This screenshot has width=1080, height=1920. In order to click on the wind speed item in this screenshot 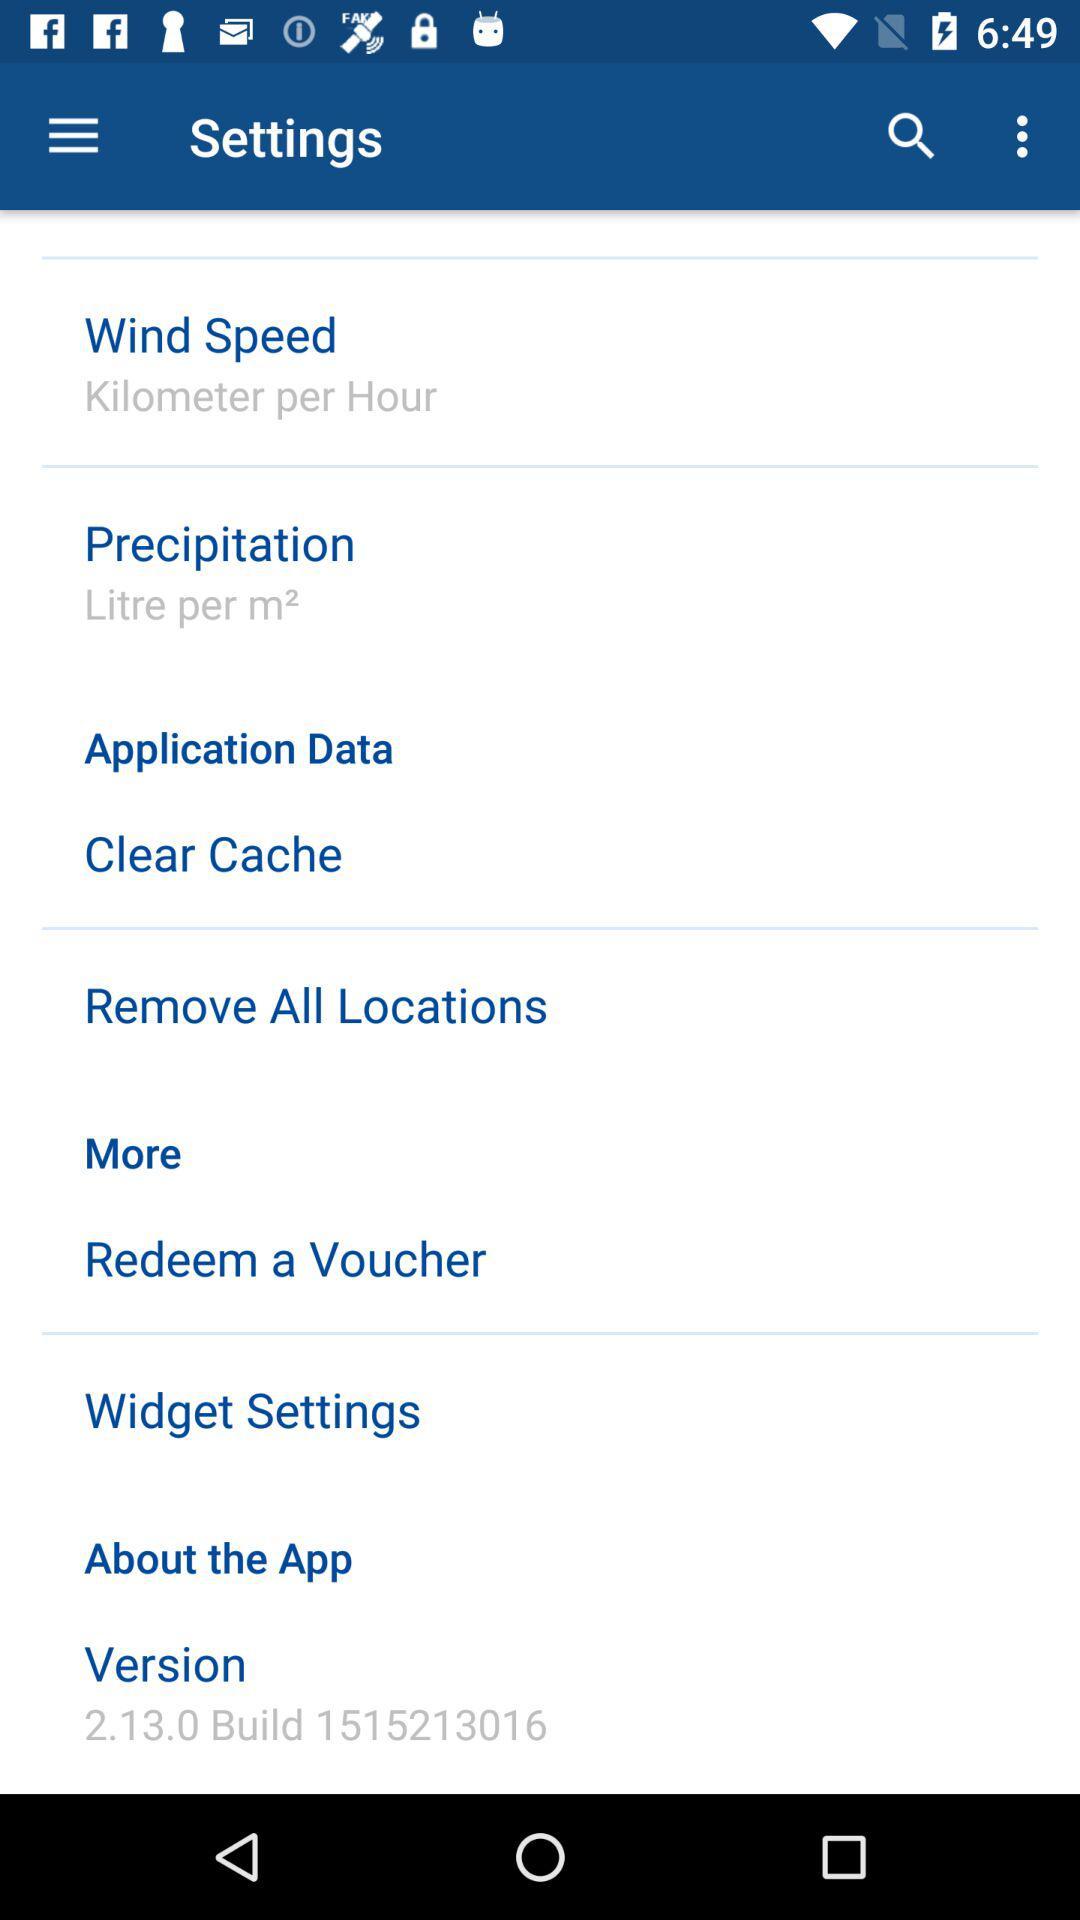, I will do `click(210, 333)`.